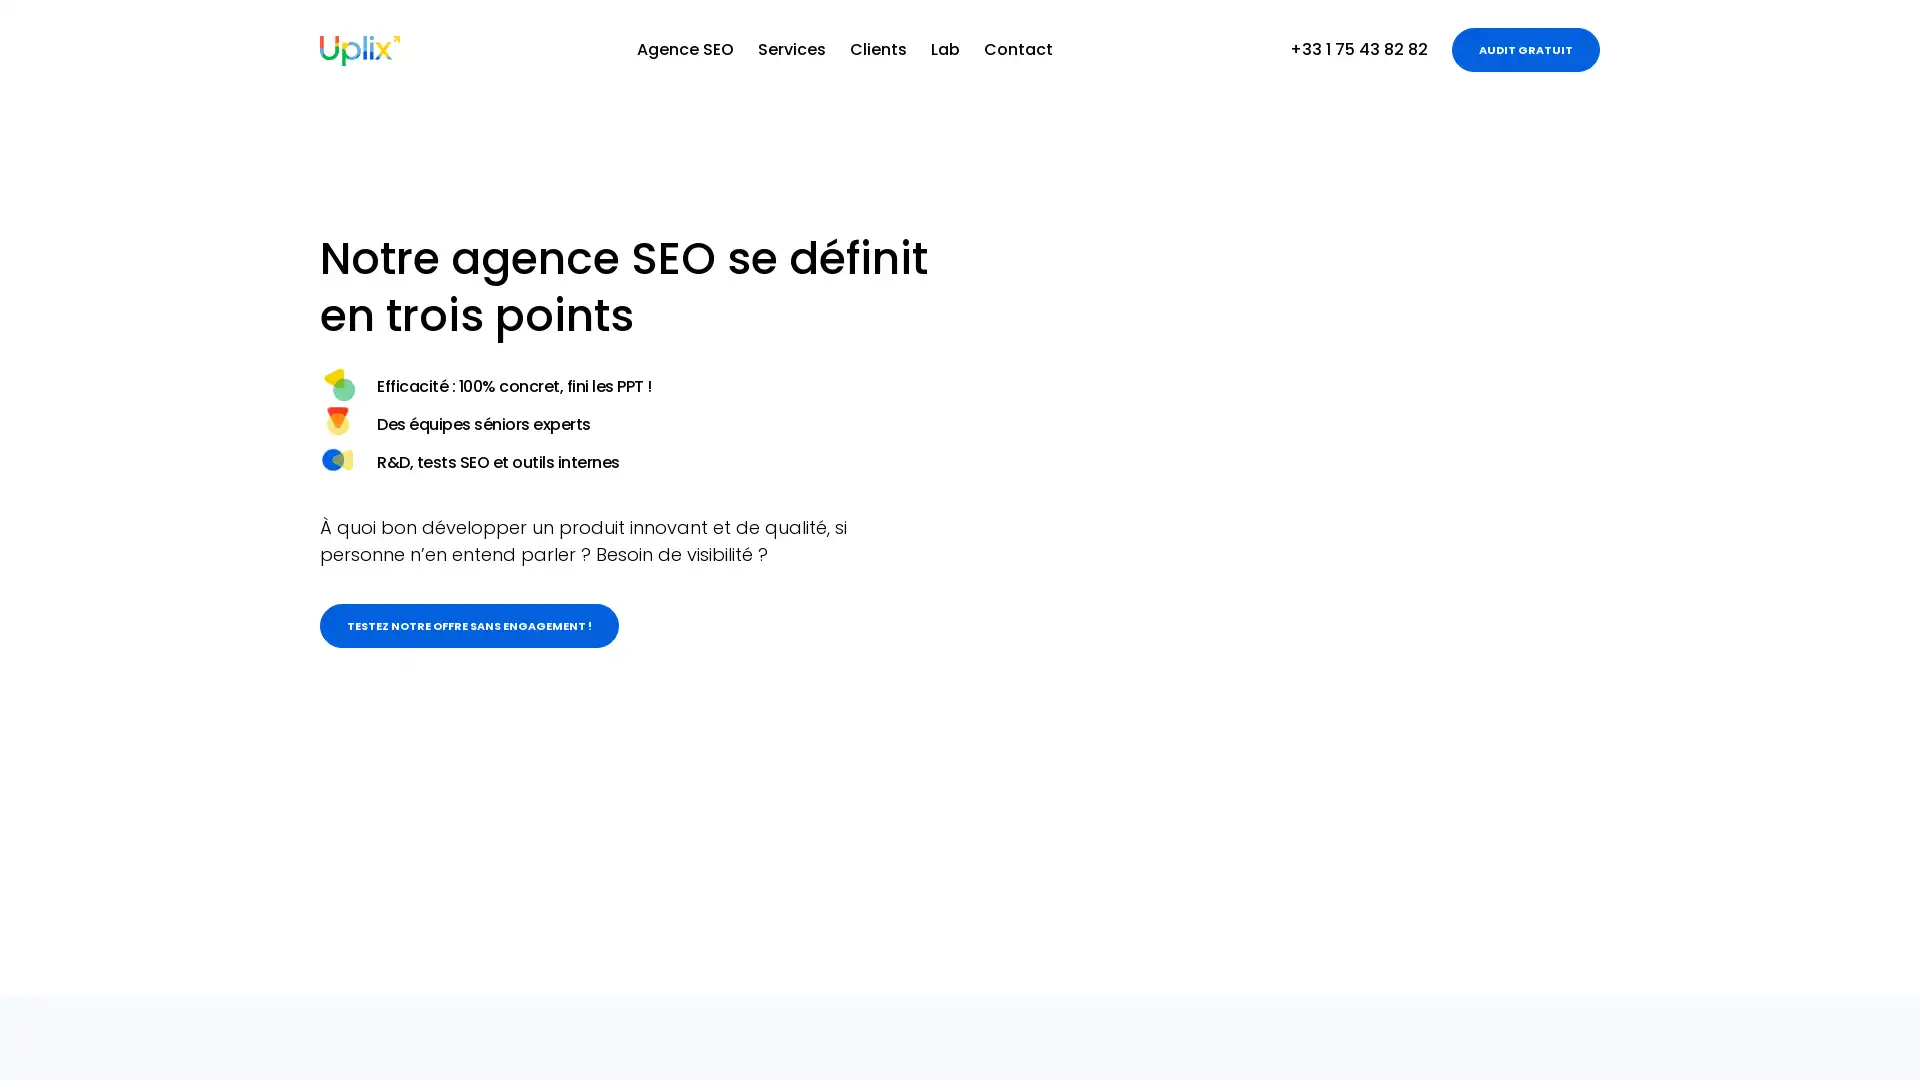  What do you see at coordinates (1829, 978) in the screenshot?
I see `OK pour moi` at bounding box center [1829, 978].